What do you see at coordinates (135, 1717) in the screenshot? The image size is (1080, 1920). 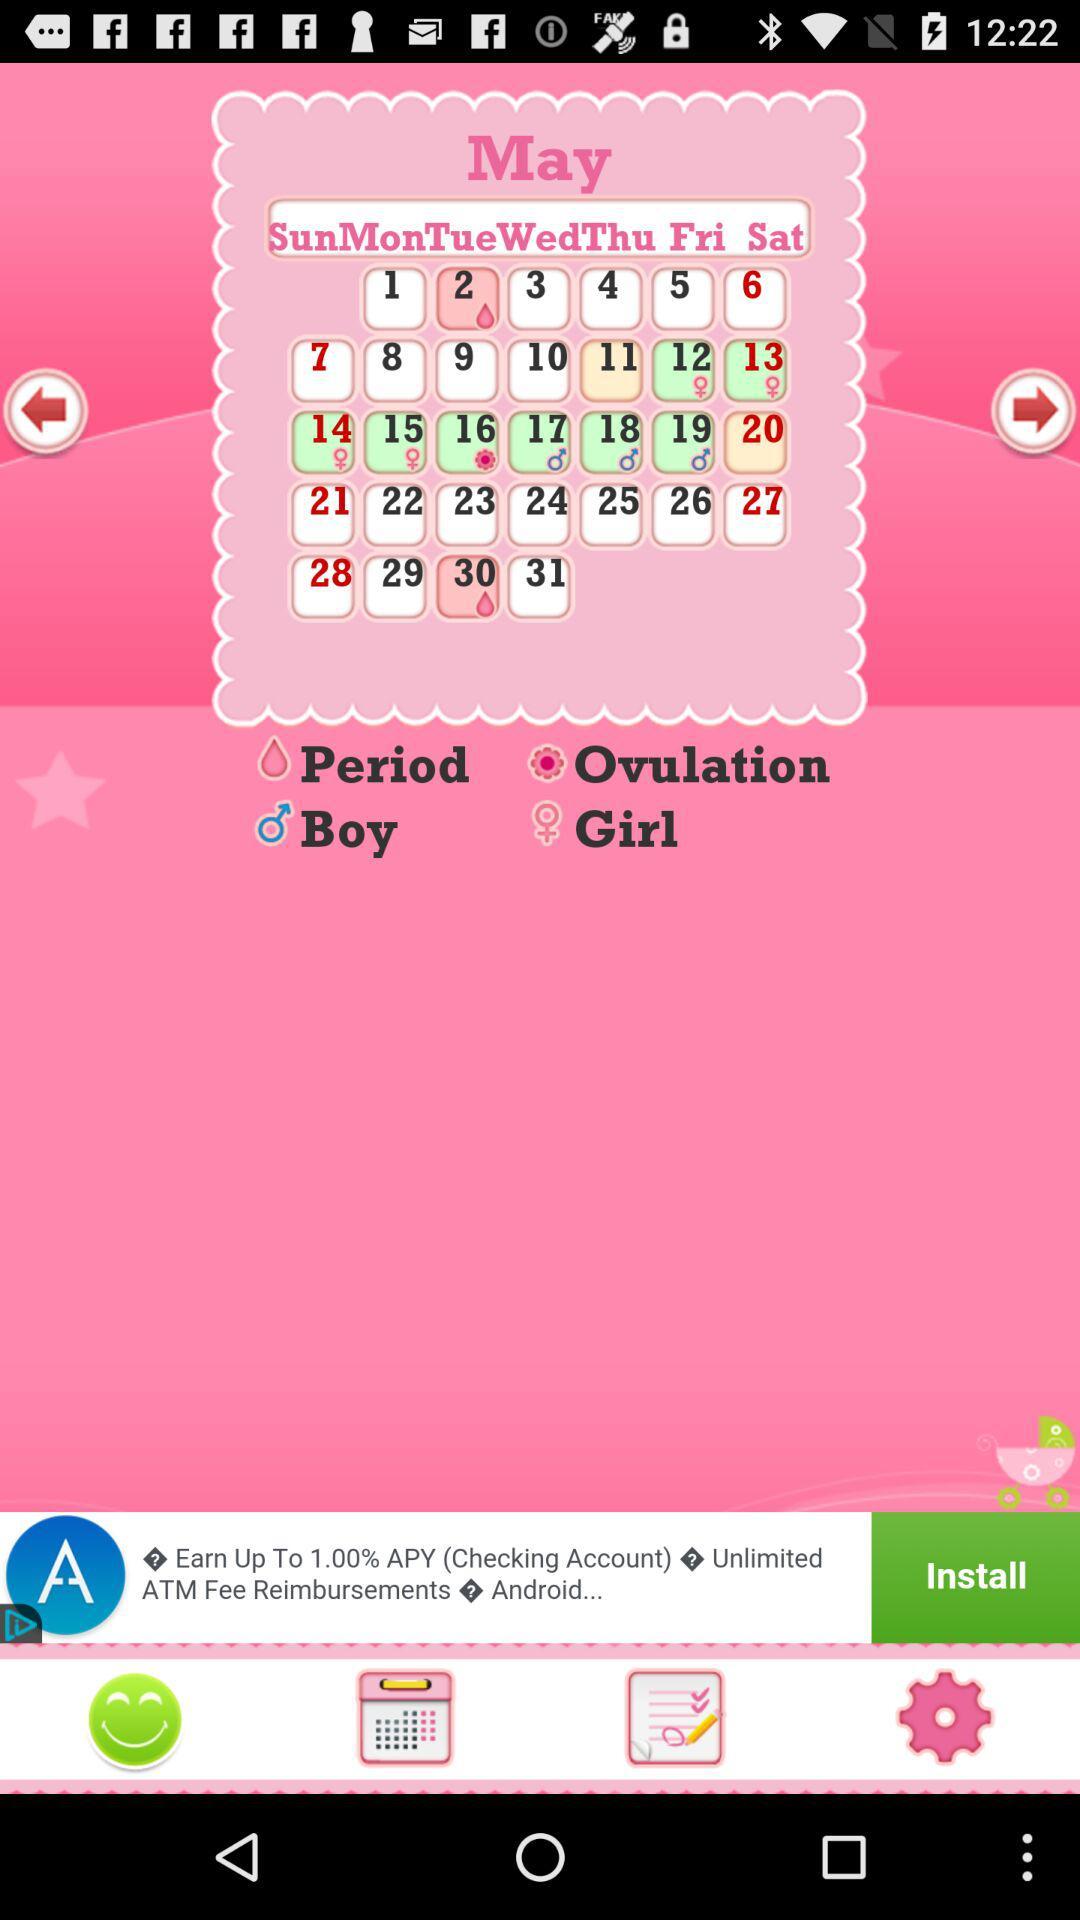 I see `the image are good` at bounding box center [135, 1717].